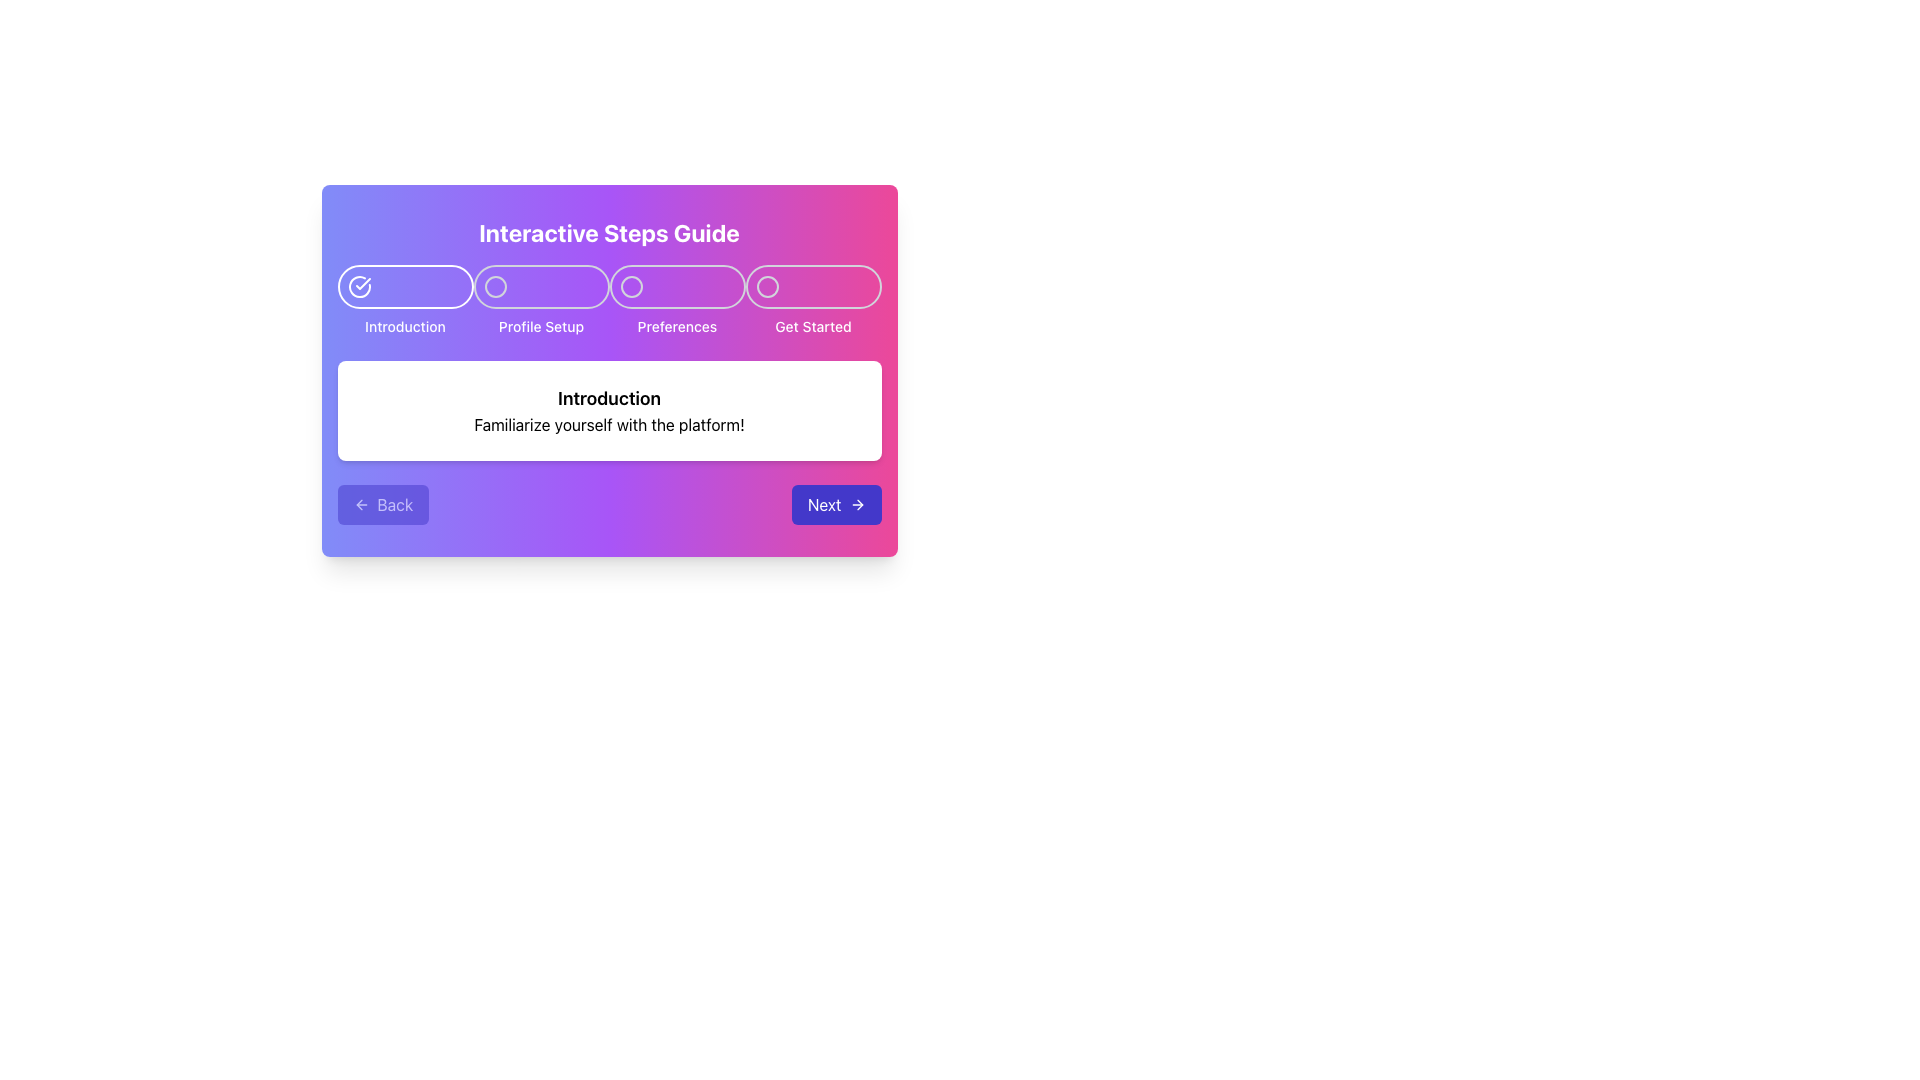  Describe the element at coordinates (541, 326) in the screenshot. I see `the static text label displaying 'Profile Setup', which is located below the second circular step indicator in the progress tracker` at that location.